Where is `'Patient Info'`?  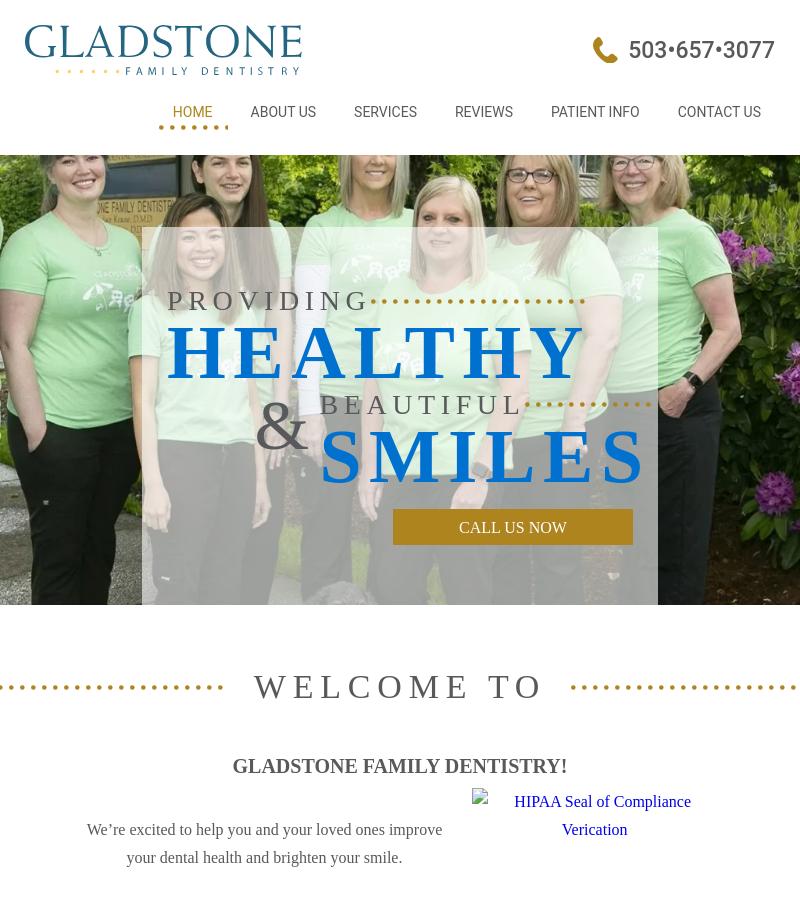
'Patient Info' is located at coordinates (593, 112).